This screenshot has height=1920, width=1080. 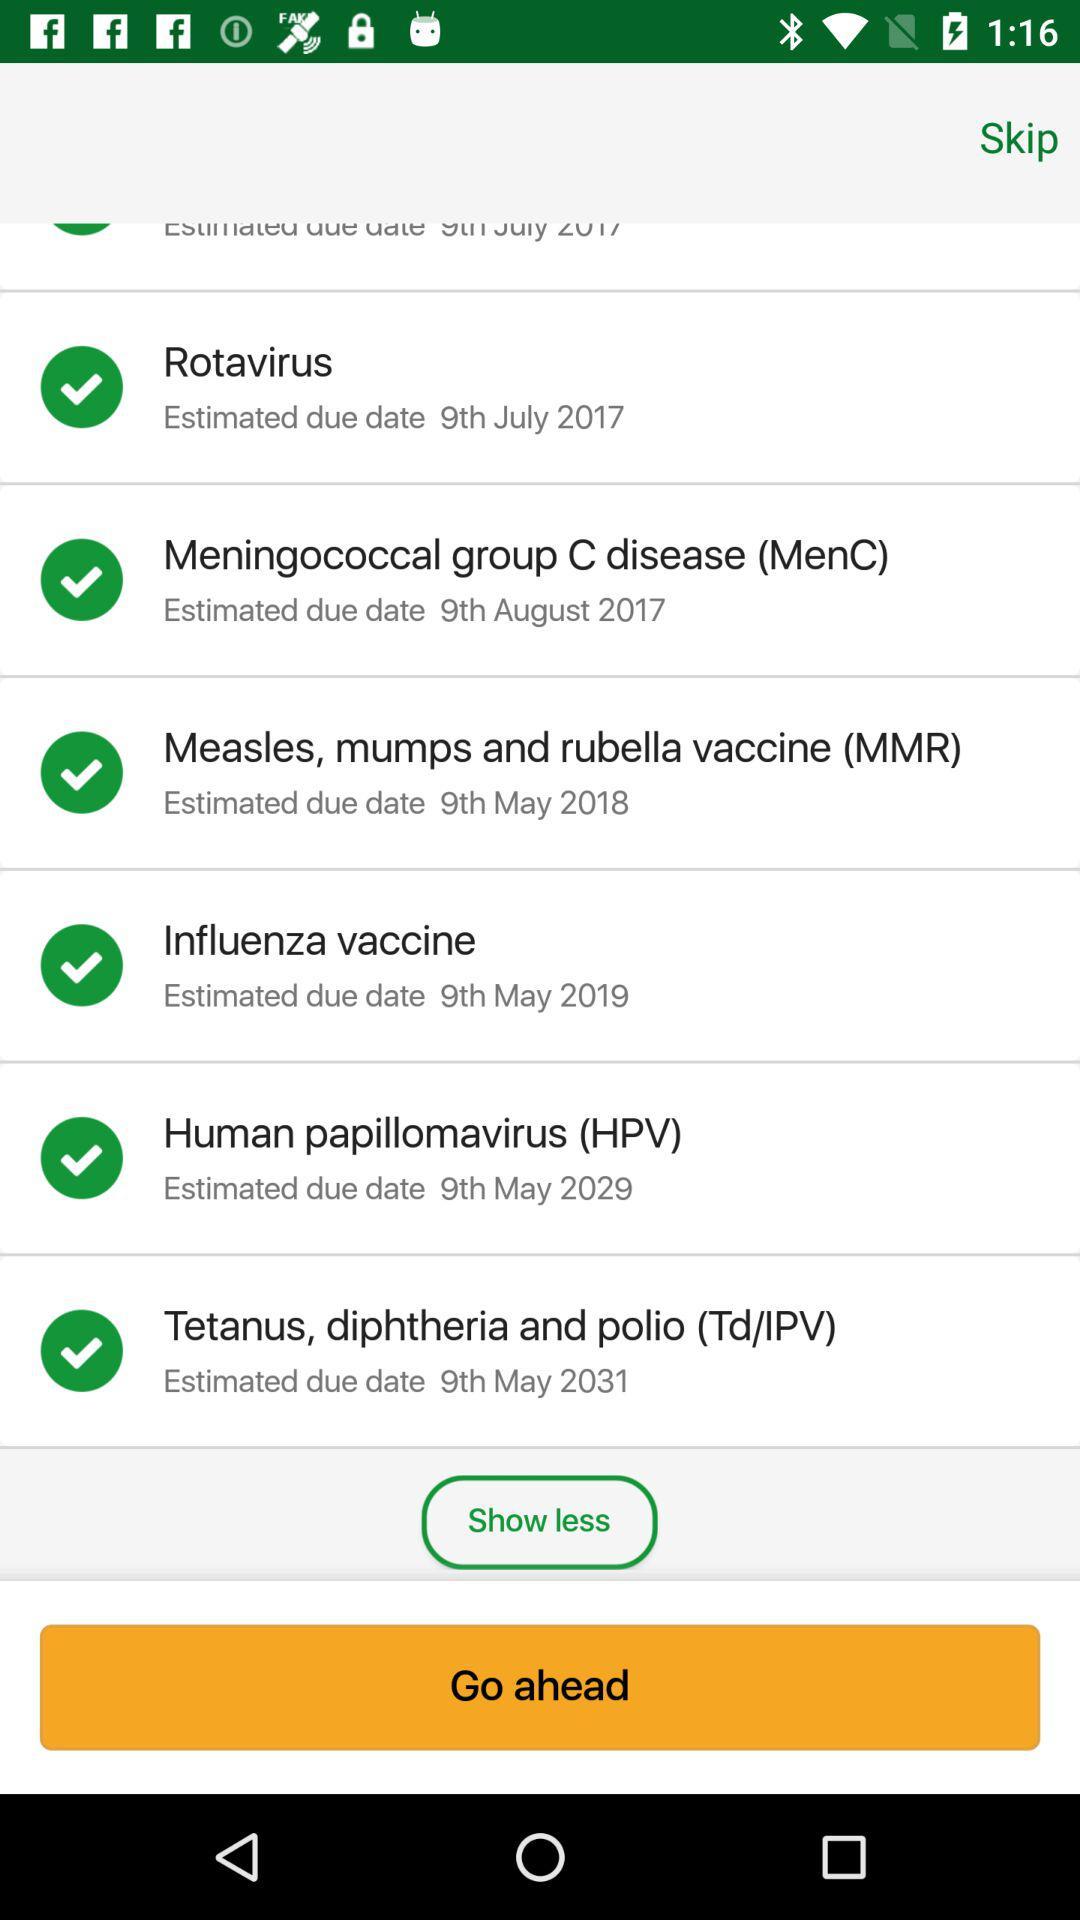 What do you see at coordinates (101, 236) in the screenshot?
I see `or de-select option` at bounding box center [101, 236].